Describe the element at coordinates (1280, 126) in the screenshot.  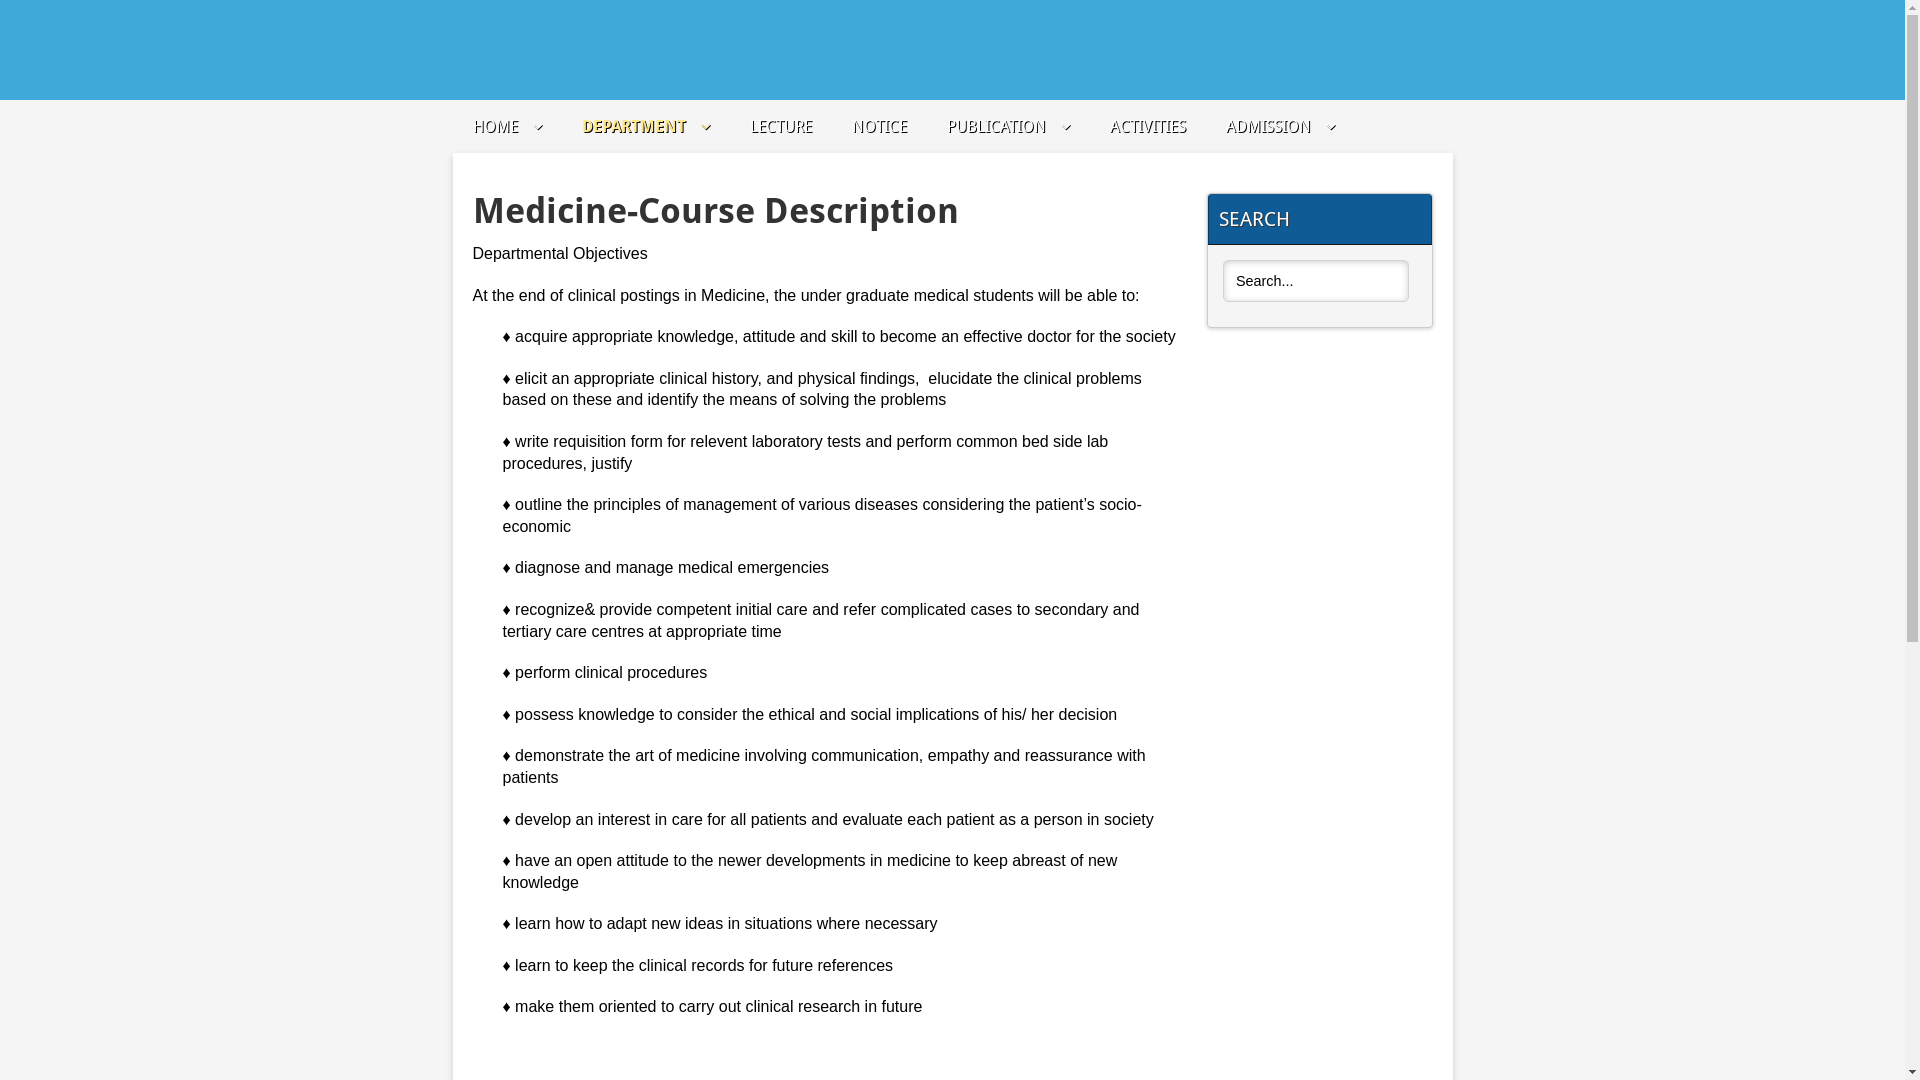
I see `'ADMISSION'` at that location.